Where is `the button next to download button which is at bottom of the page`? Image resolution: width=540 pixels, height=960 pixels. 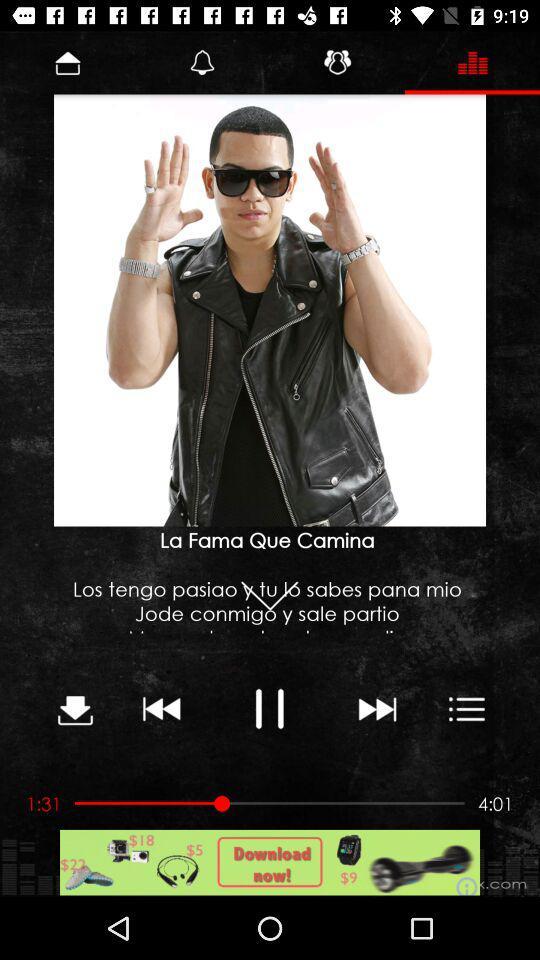
the button next to download button which is at bottom of the page is located at coordinates (162, 708).